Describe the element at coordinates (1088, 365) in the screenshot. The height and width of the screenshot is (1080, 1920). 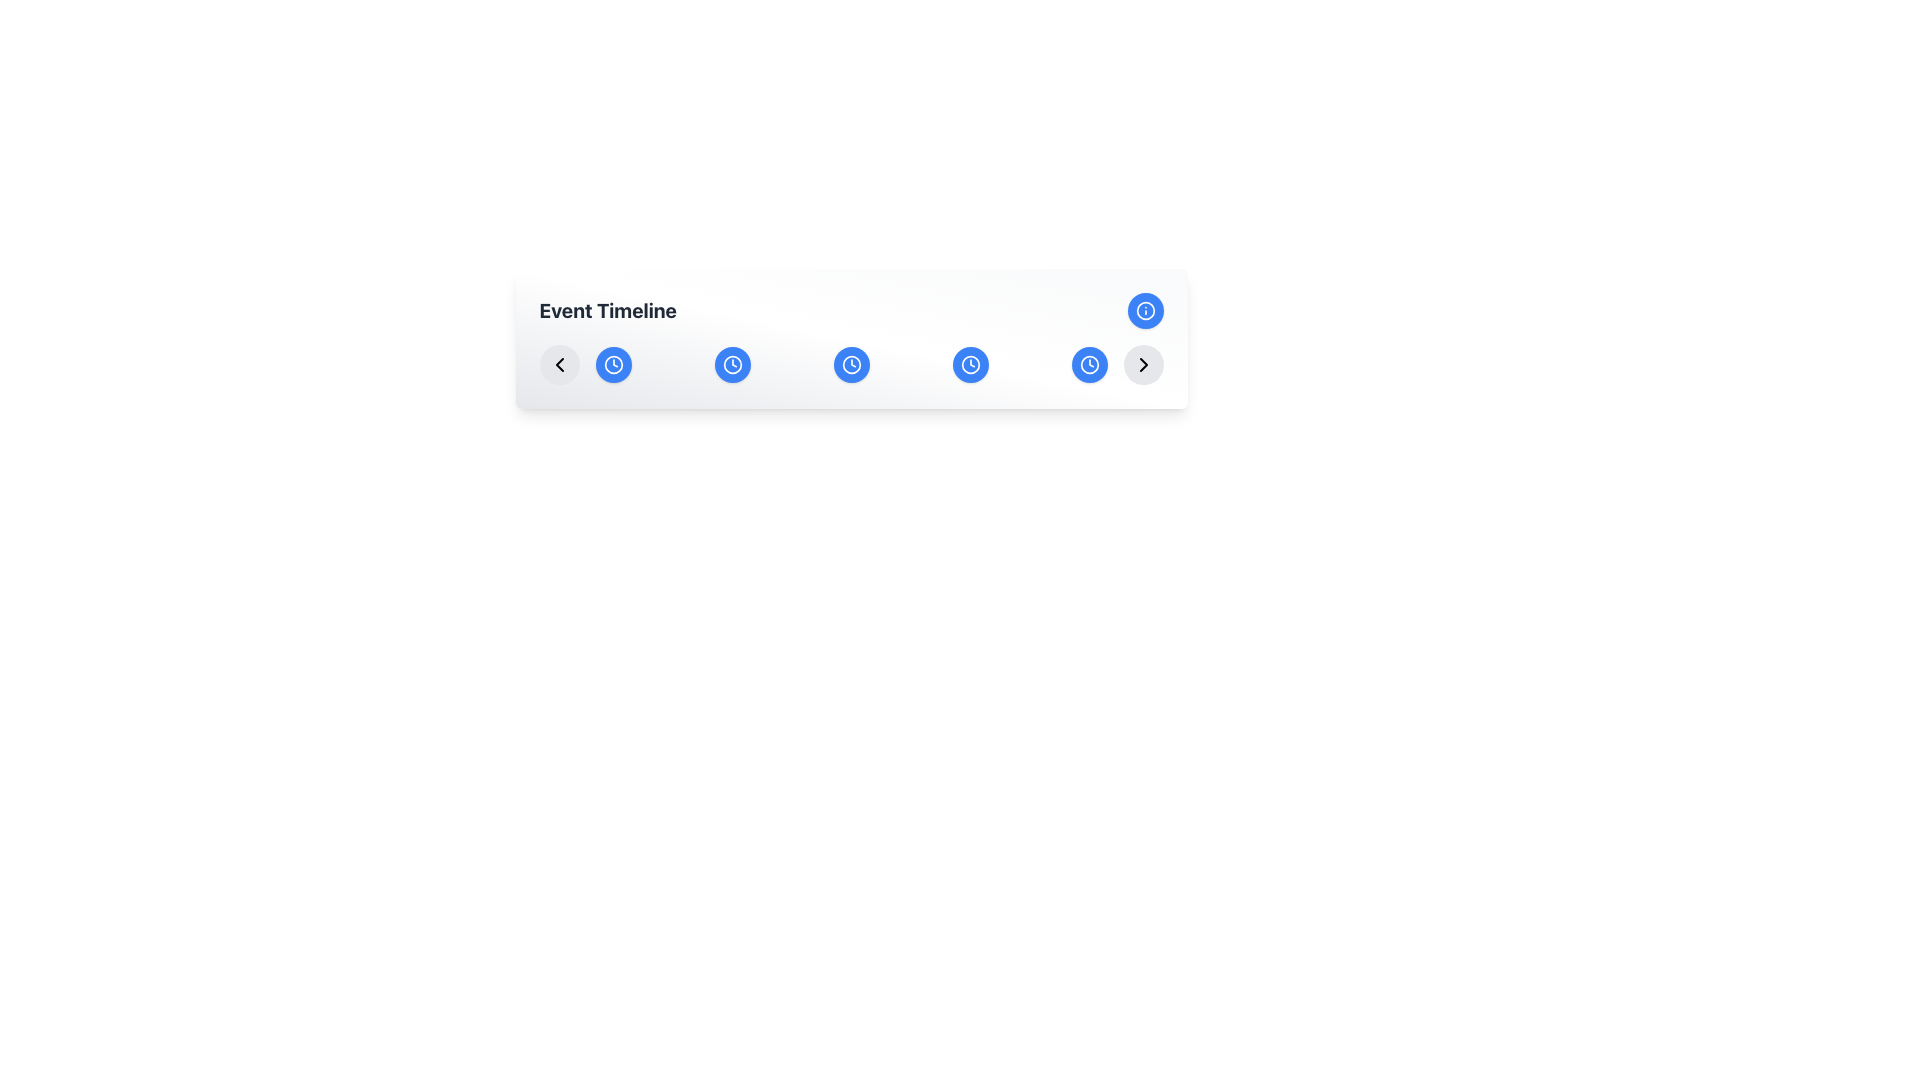
I see `the seventh circular icon in the timeline that symbolizes a specific time or event, which is surrounded by similar blue icons on its left and a right arrow button on its right` at that location.